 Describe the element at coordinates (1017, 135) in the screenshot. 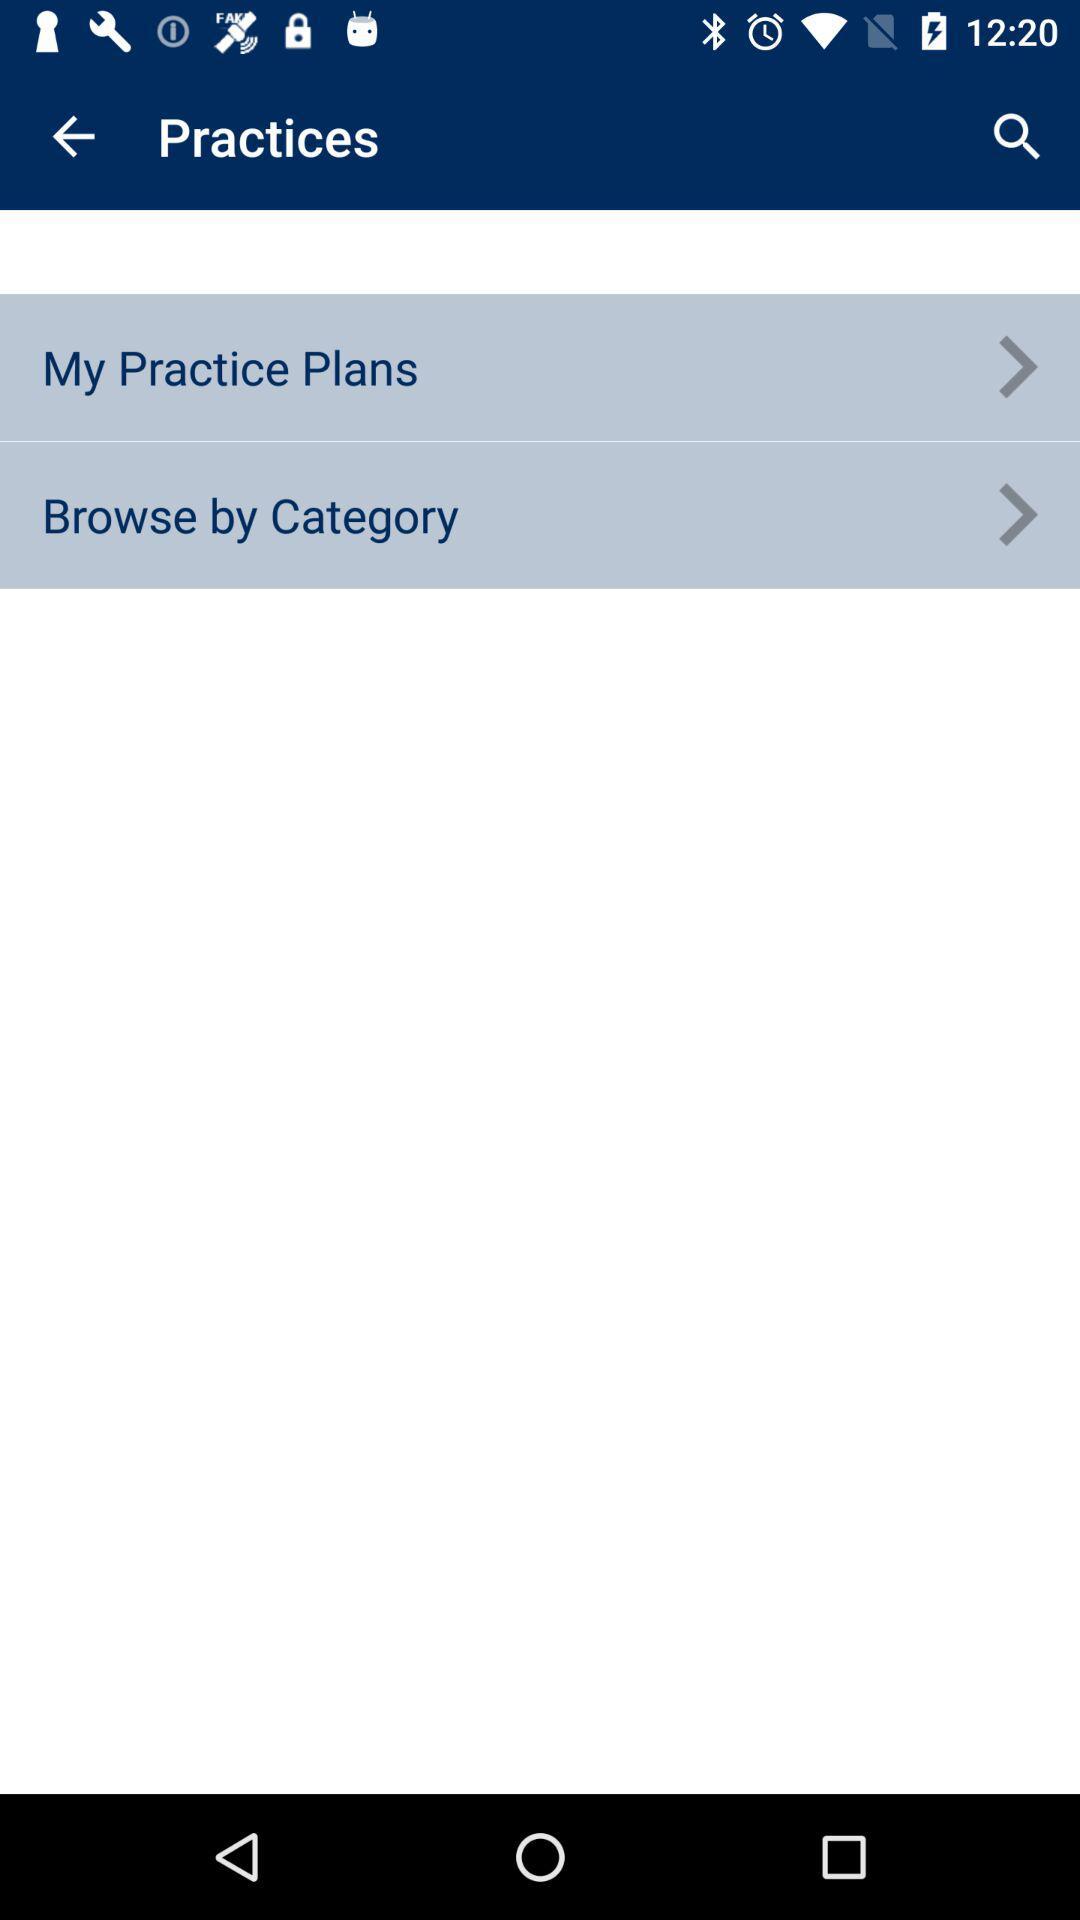

I see `app next to practices icon` at that location.